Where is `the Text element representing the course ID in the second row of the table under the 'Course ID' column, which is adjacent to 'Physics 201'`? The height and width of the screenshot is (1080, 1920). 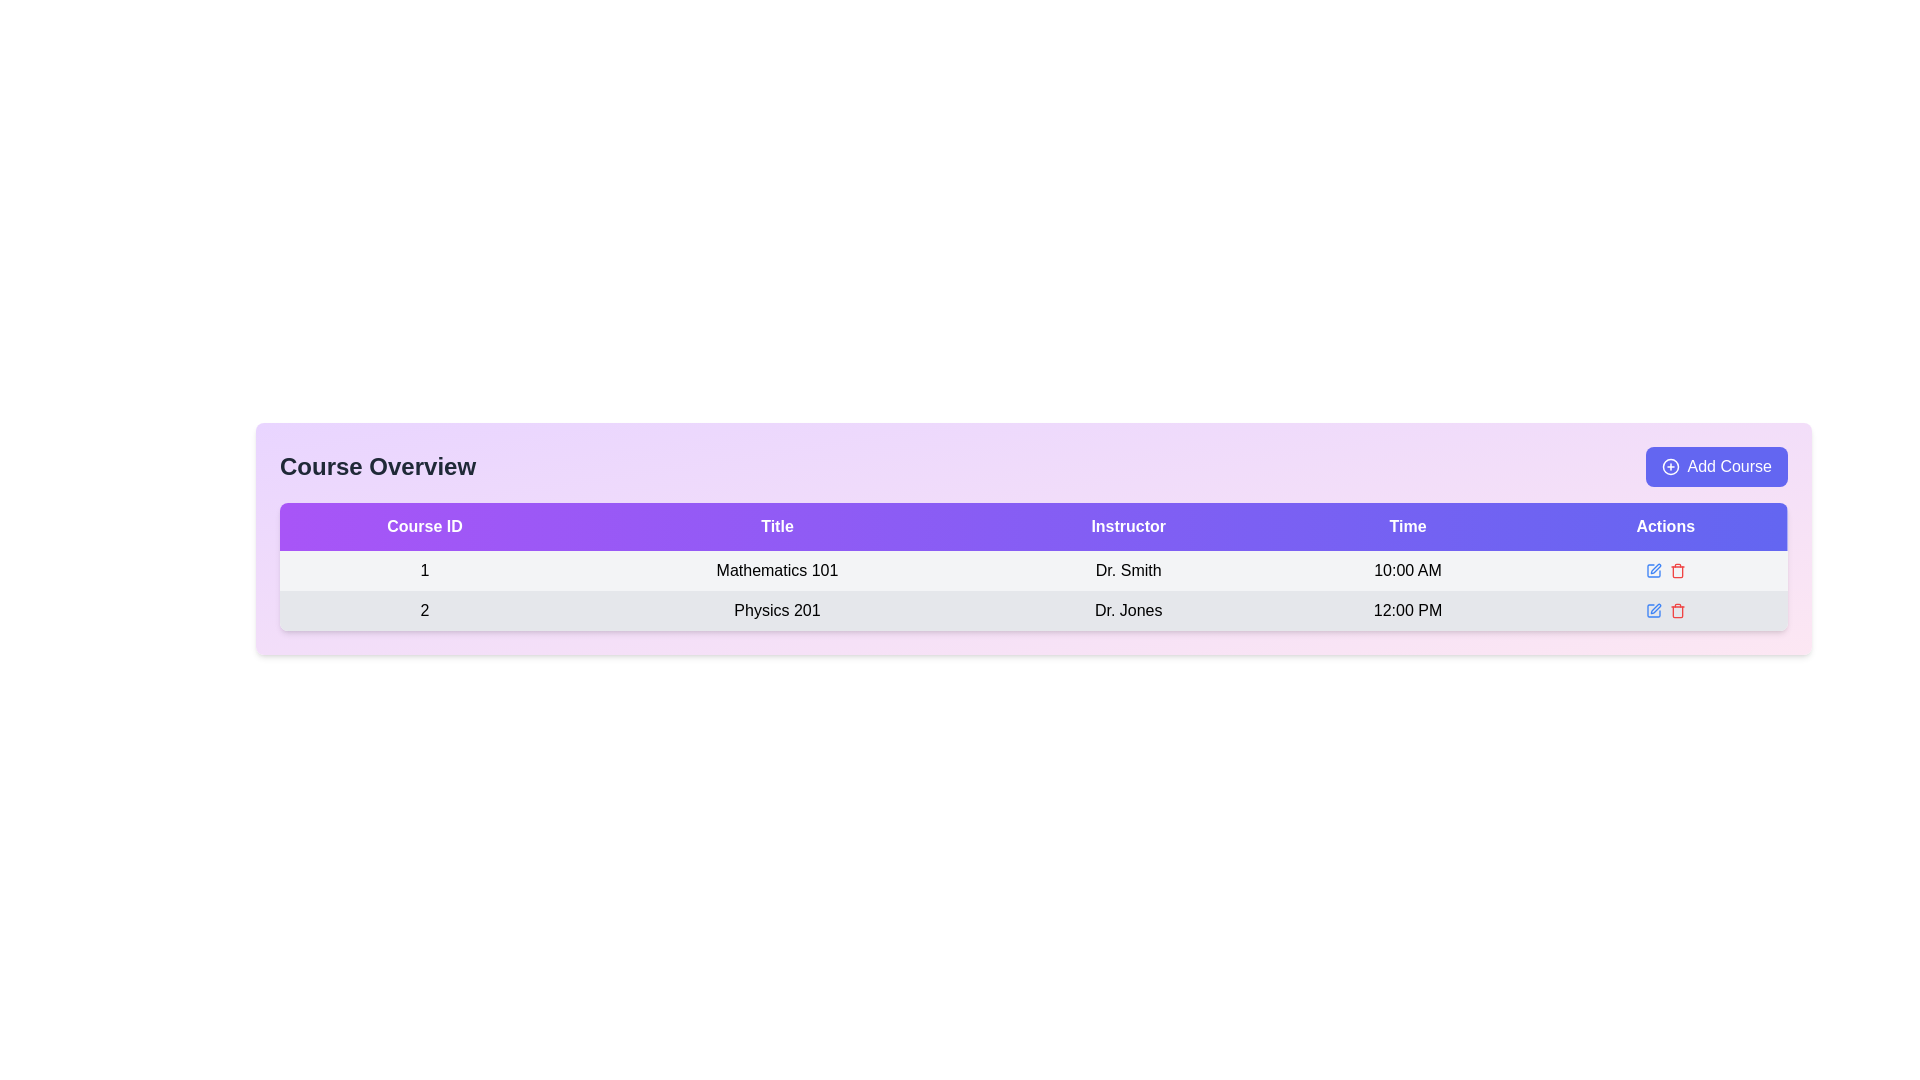
the Text element representing the course ID in the second row of the table under the 'Course ID' column, which is adjacent to 'Physics 201' is located at coordinates (424, 609).